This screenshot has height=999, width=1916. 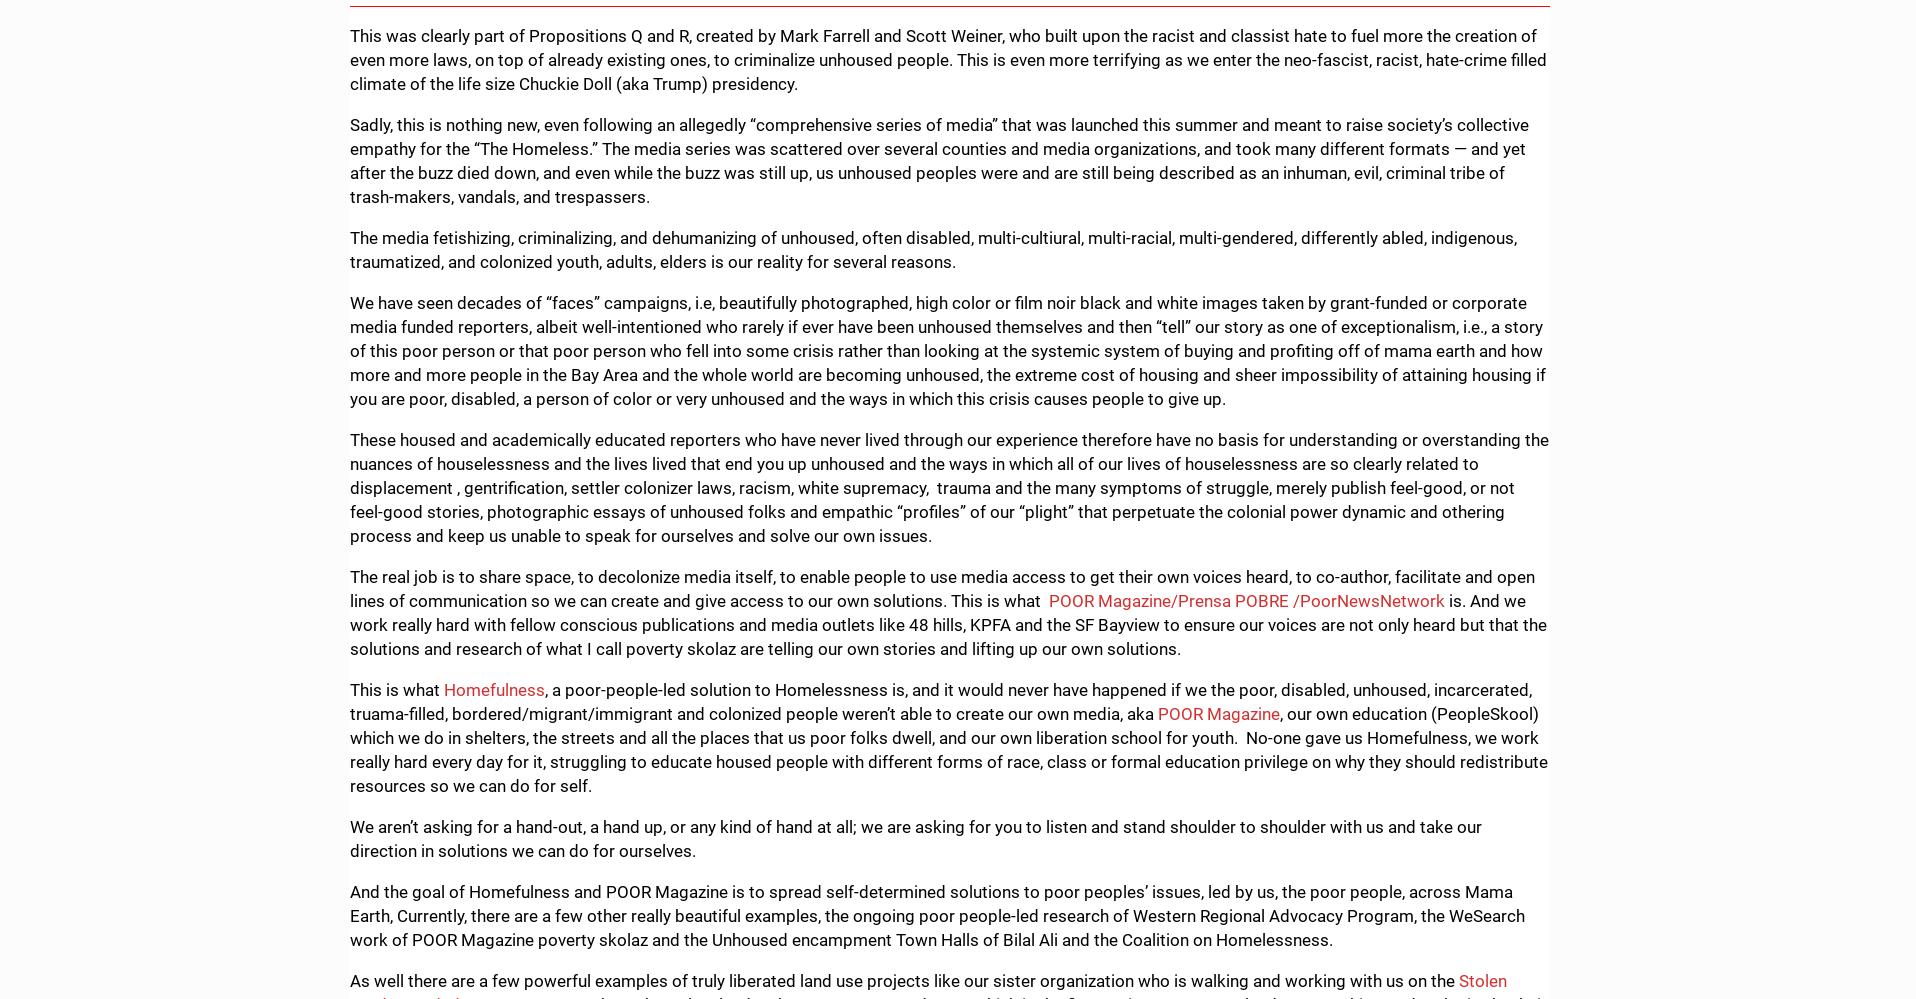 I want to click on 'This was clearly part of Propositions Q and R, created by Mark Farrell and Scott Weiner, who built upon the racist and classist hate to fuel more the creation of even more laws, on top of already existing ones, to criminalize unhoused people. This is even more terrifying as we enter the neo-fascist, racist, hate-crime filled climate of the life size Chuckie Doll (aka Trump) presidency.', so click(x=349, y=58).